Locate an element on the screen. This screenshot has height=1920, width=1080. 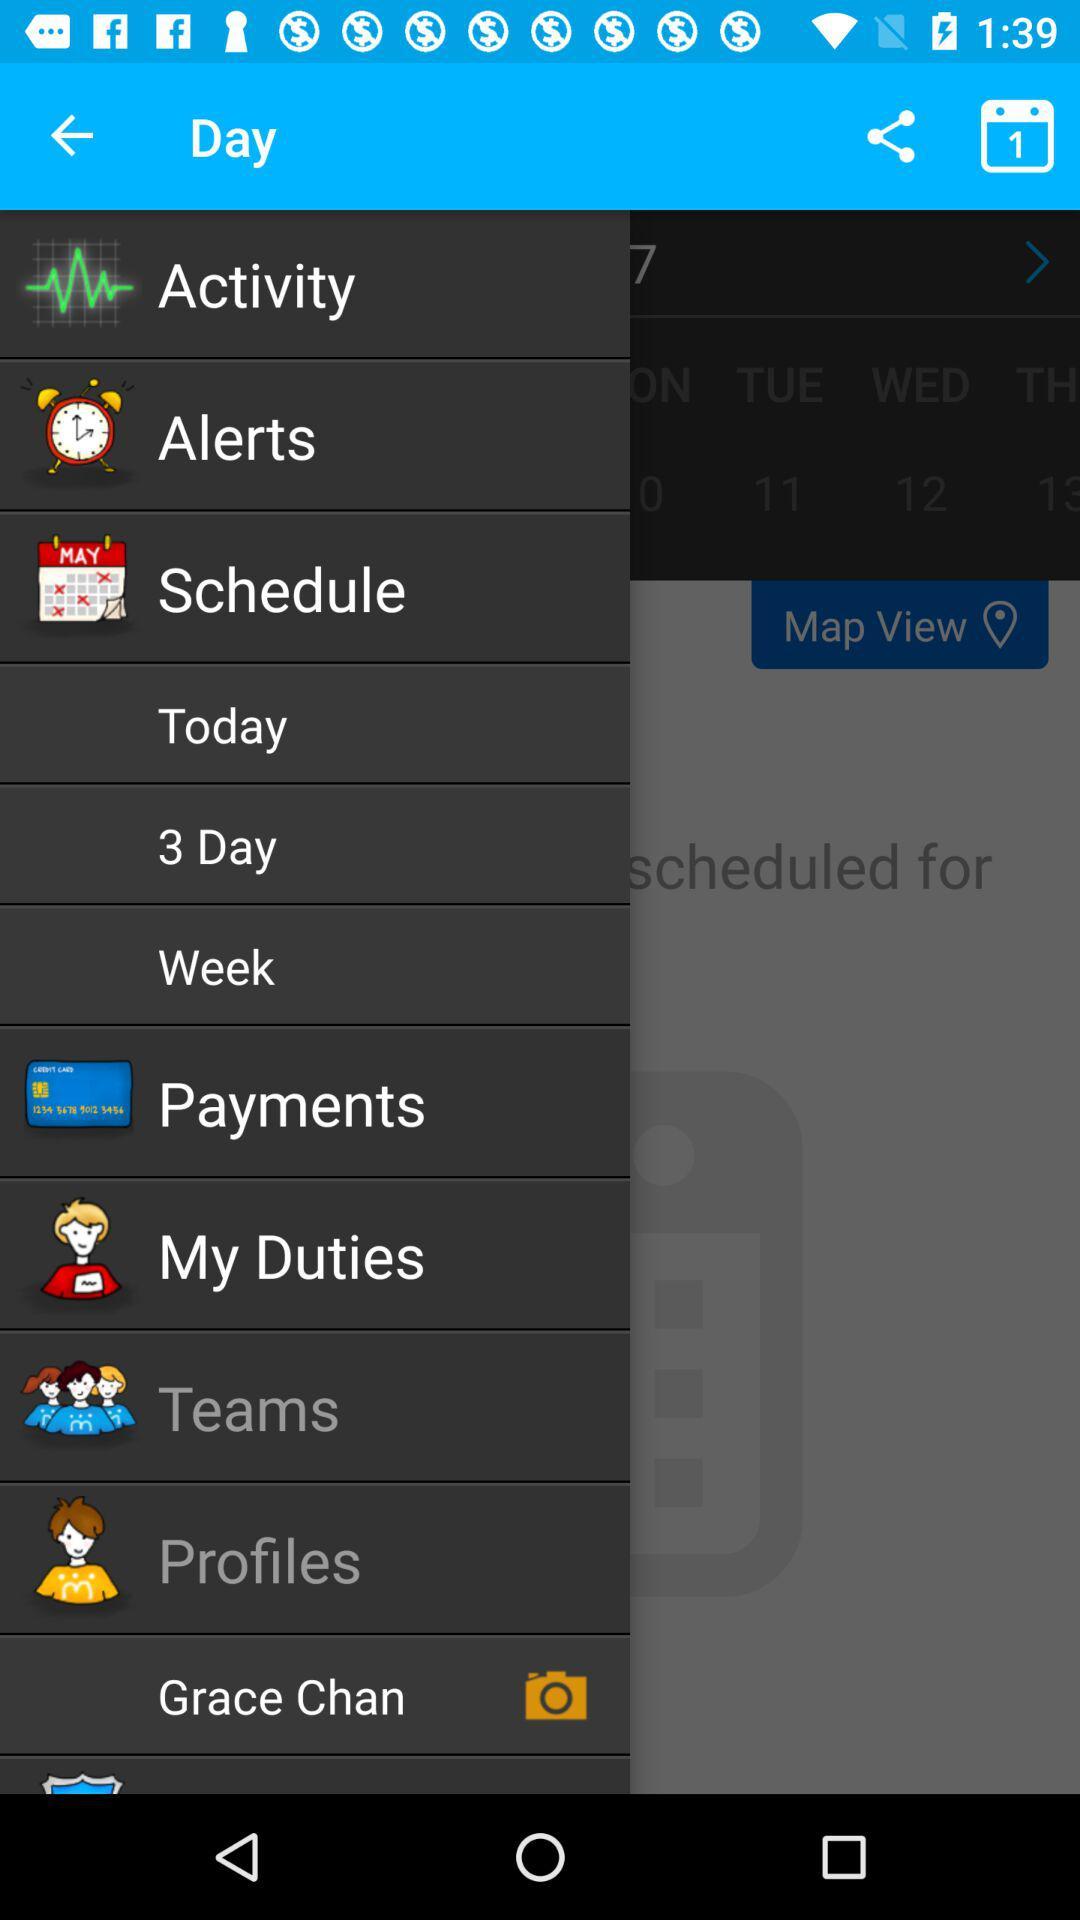
the arrow_forward icon is located at coordinates (1032, 261).